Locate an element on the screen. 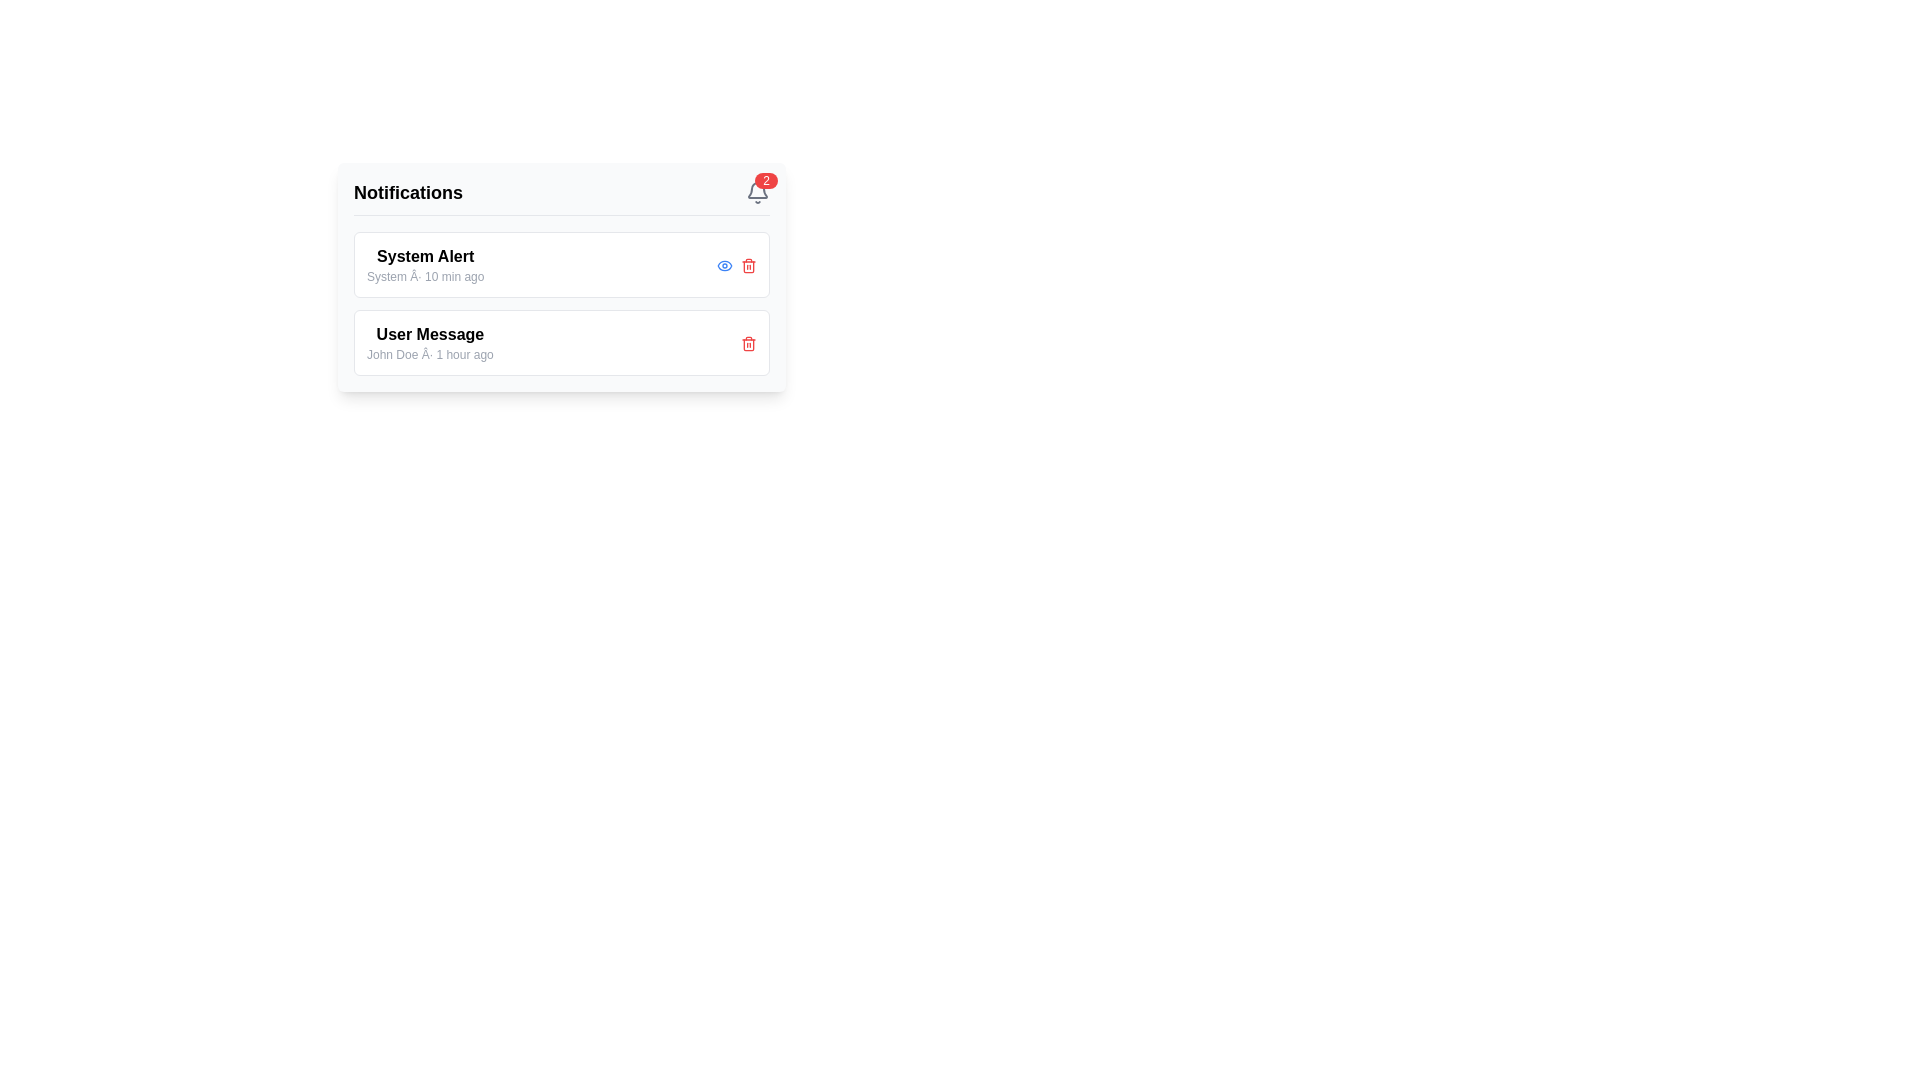  the visibility icon, which is a small blue eye SVG located in the second notification row is located at coordinates (723, 264).